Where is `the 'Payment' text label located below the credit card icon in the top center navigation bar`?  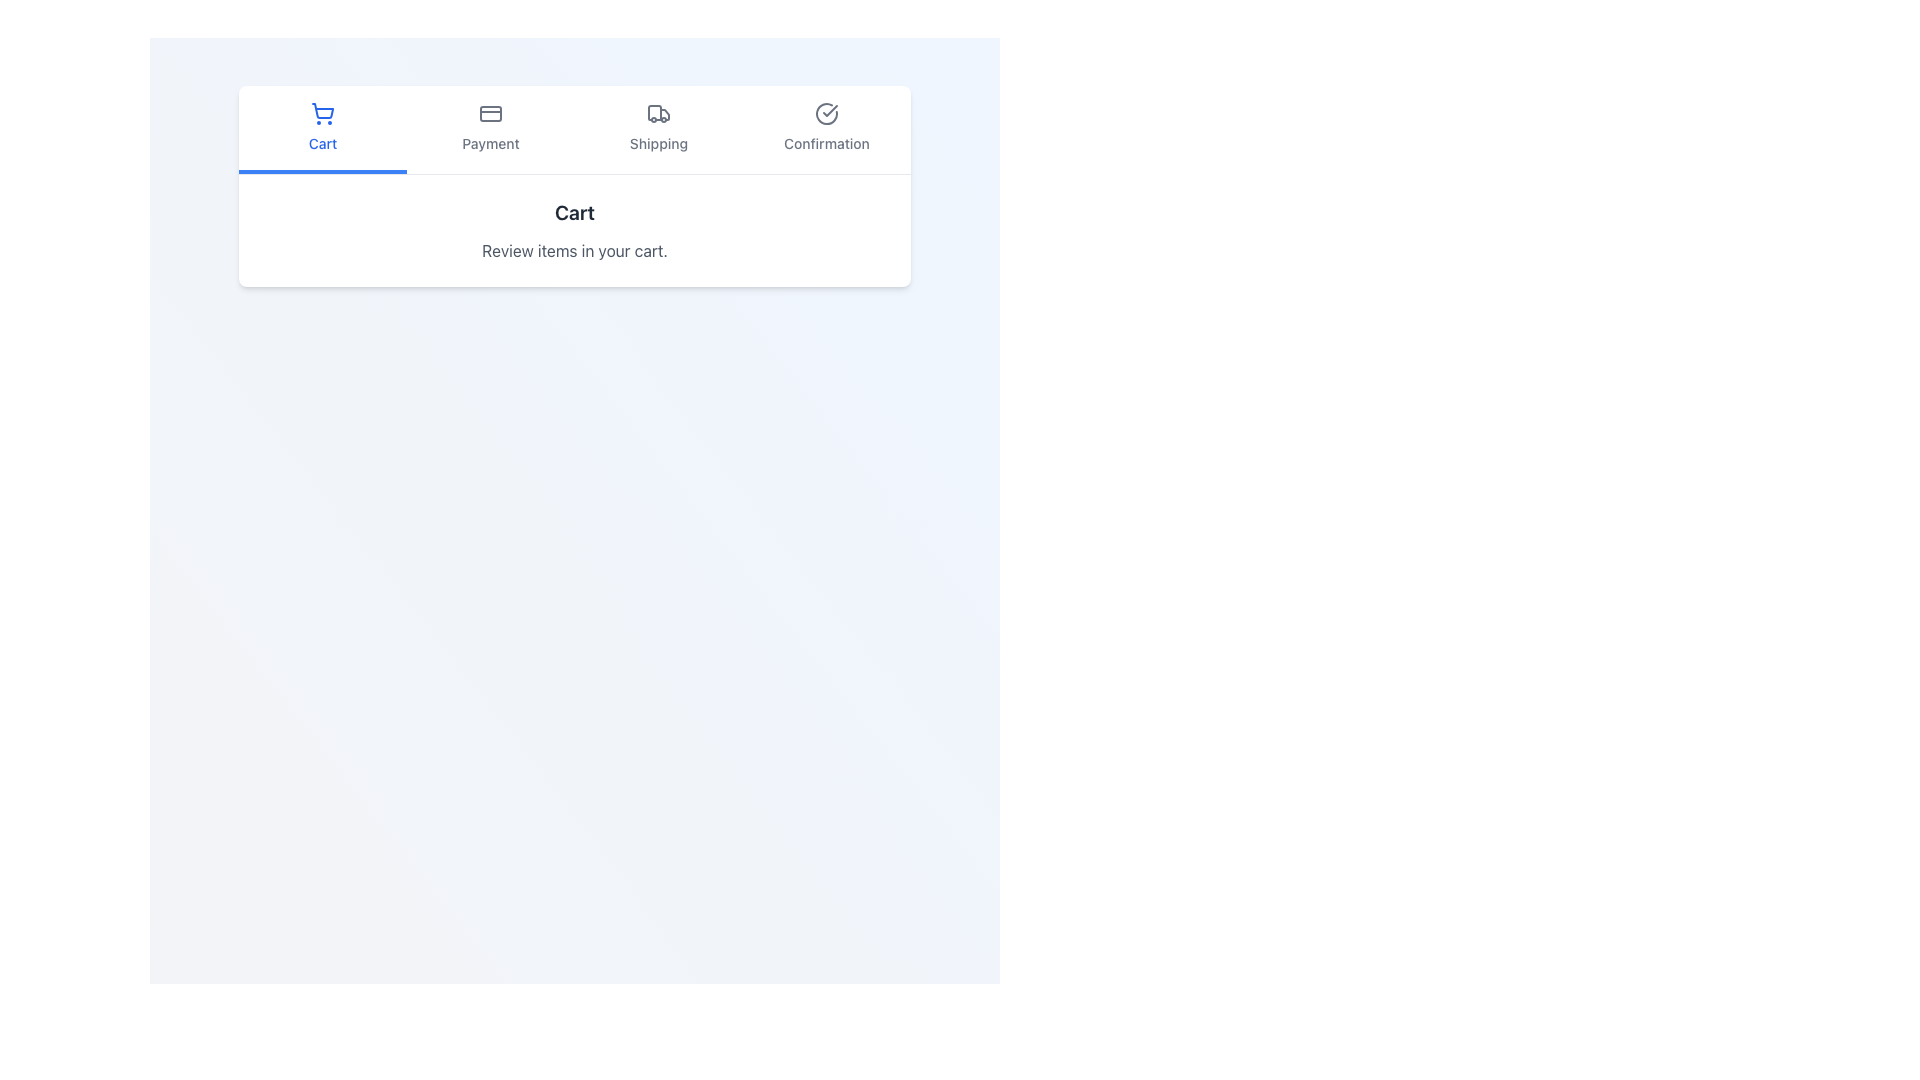 the 'Payment' text label located below the credit card icon in the top center navigation bar is located at coordinates (490, 142).